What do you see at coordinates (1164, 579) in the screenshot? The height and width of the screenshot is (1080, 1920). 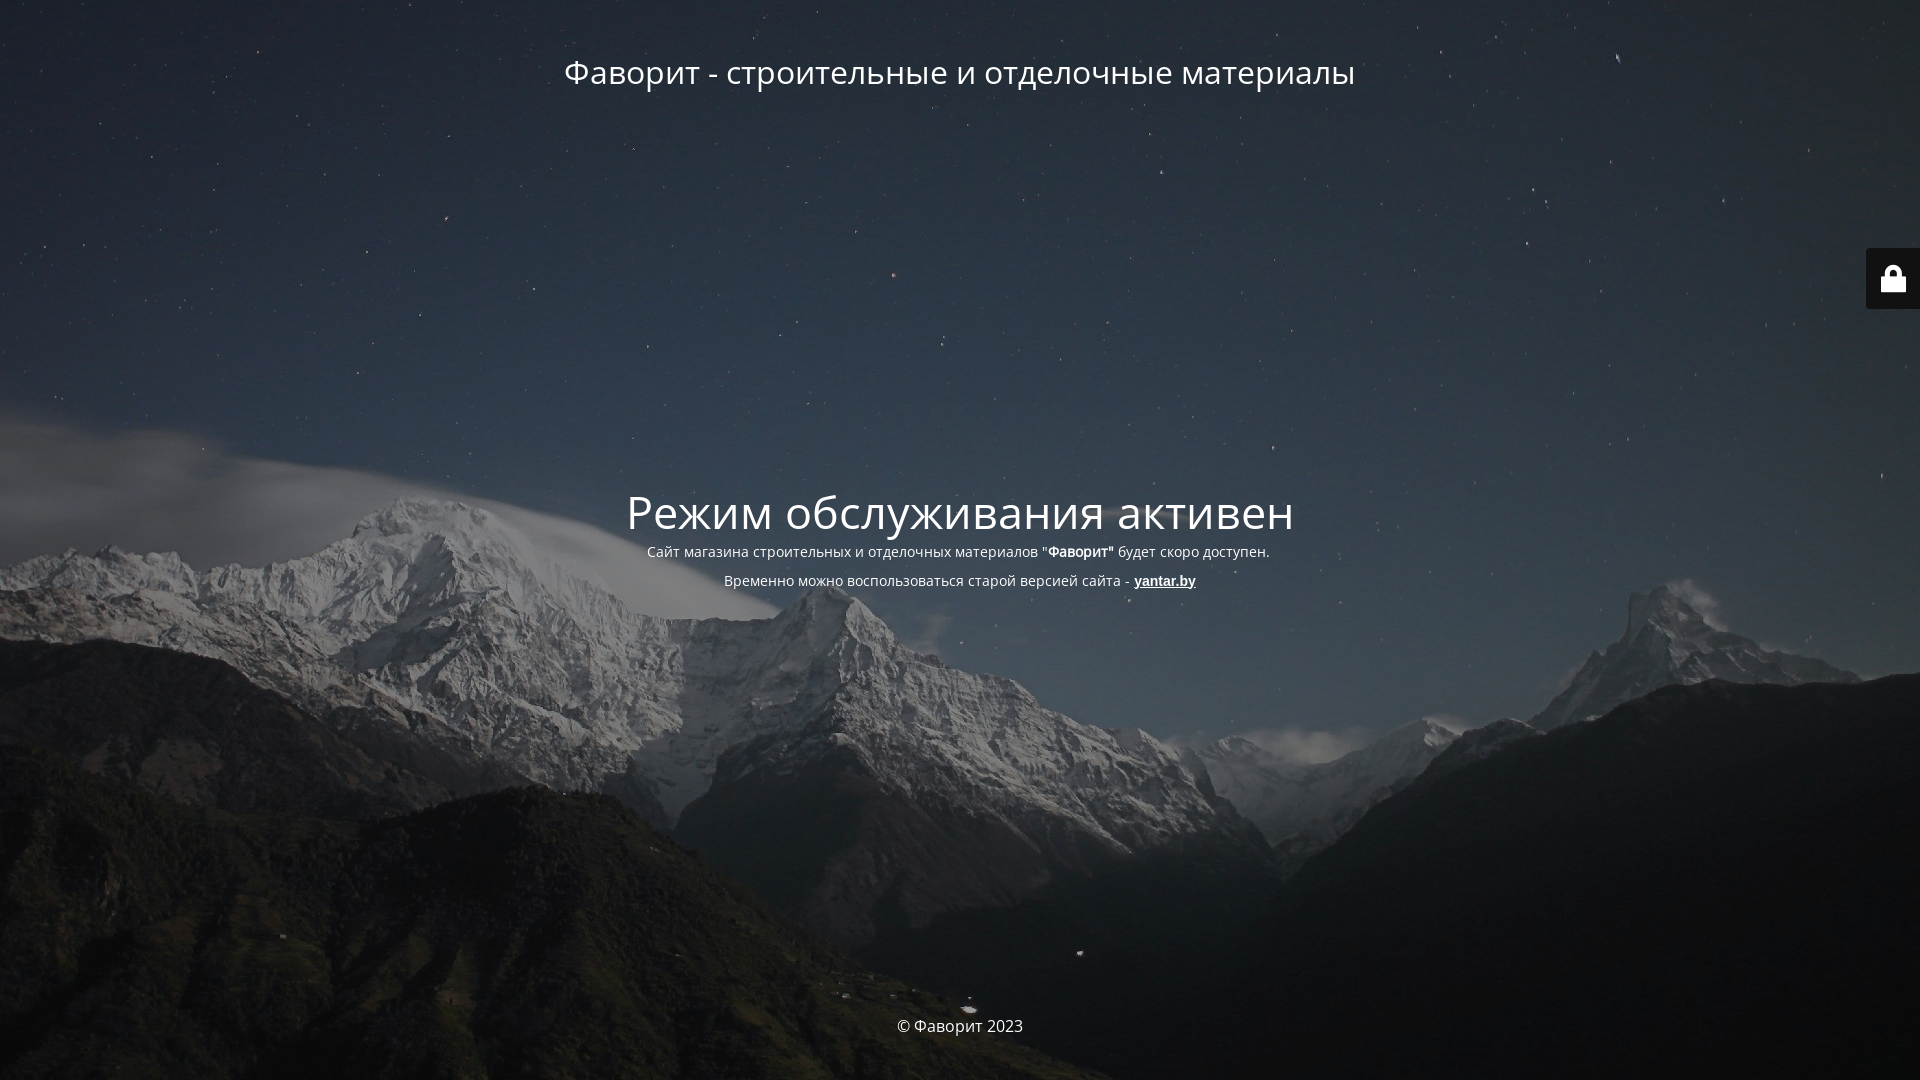 I see `'yantar.by'` at bounding box center [1164, 579].